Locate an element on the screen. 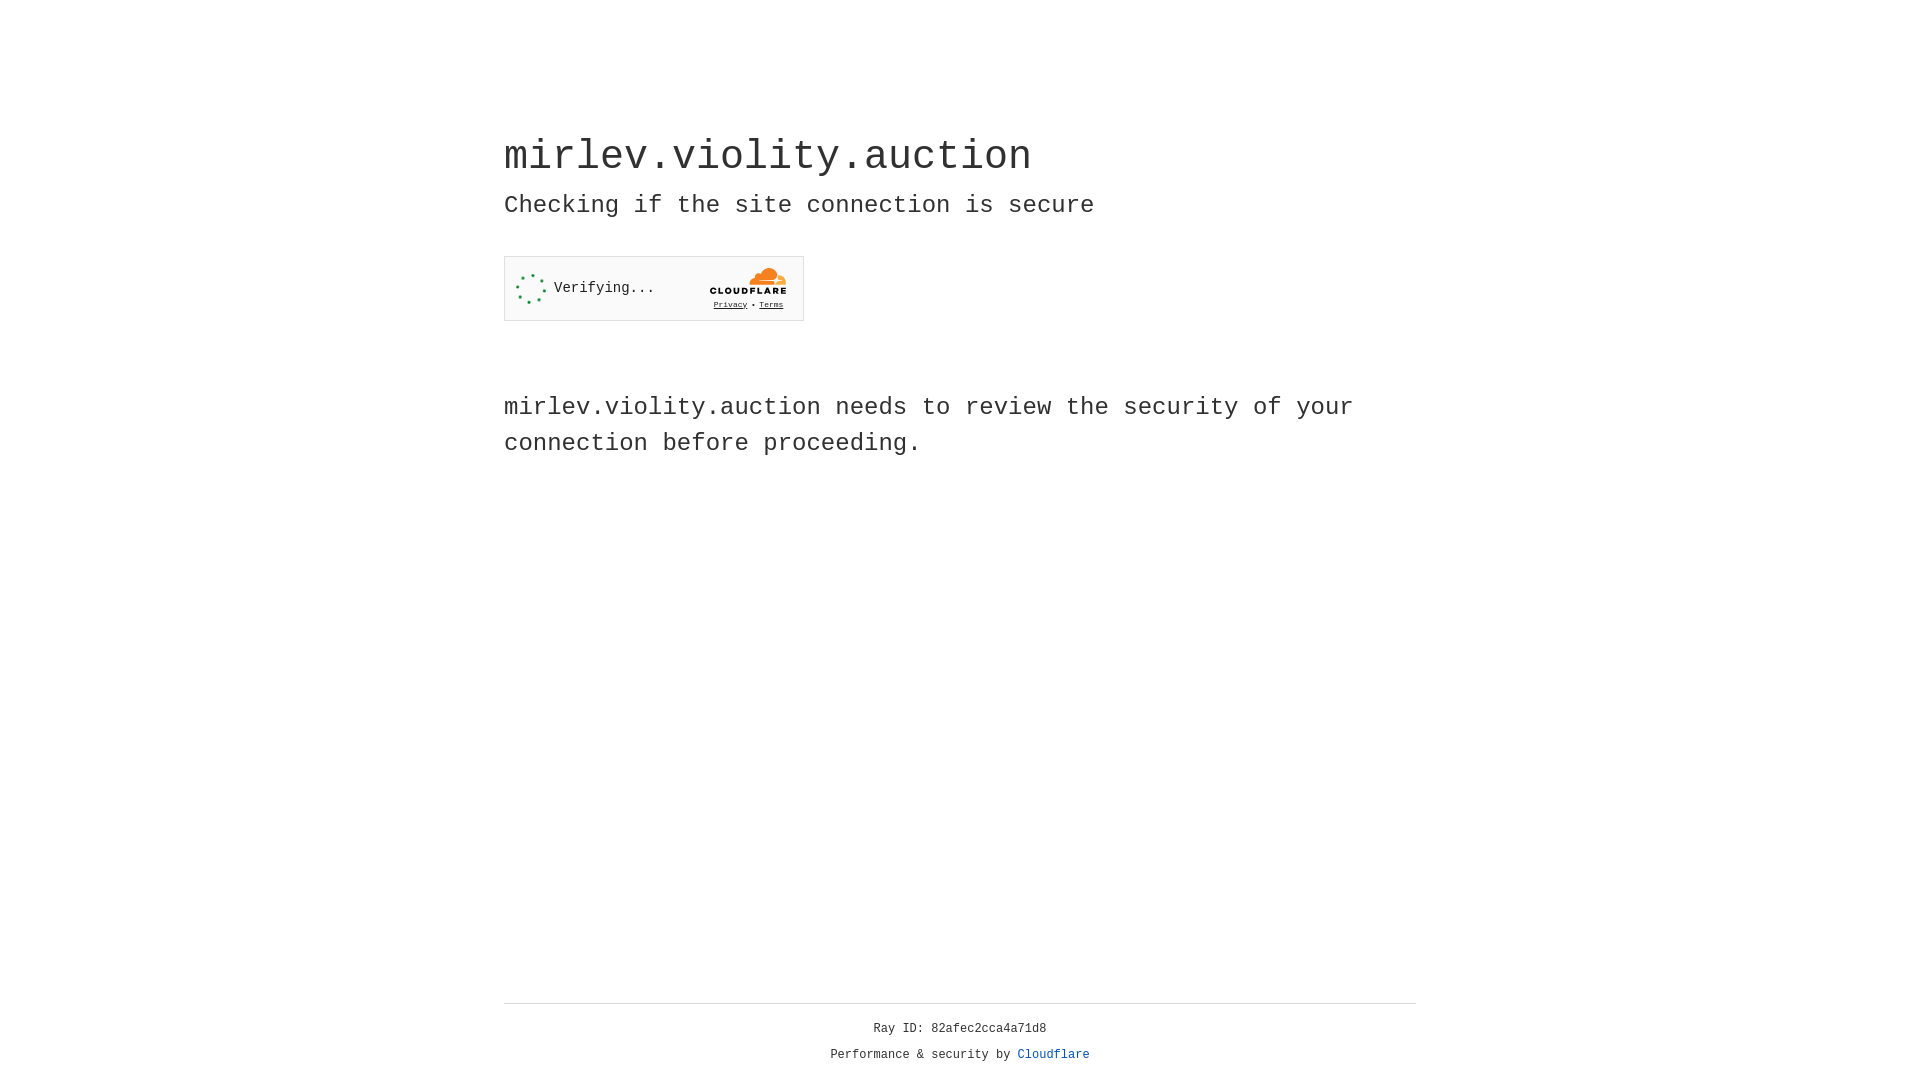 This screenshot has height=1080, width=1920. 'Widget containing a Cloudflare security challenge' is located at coordinates (653, 288).